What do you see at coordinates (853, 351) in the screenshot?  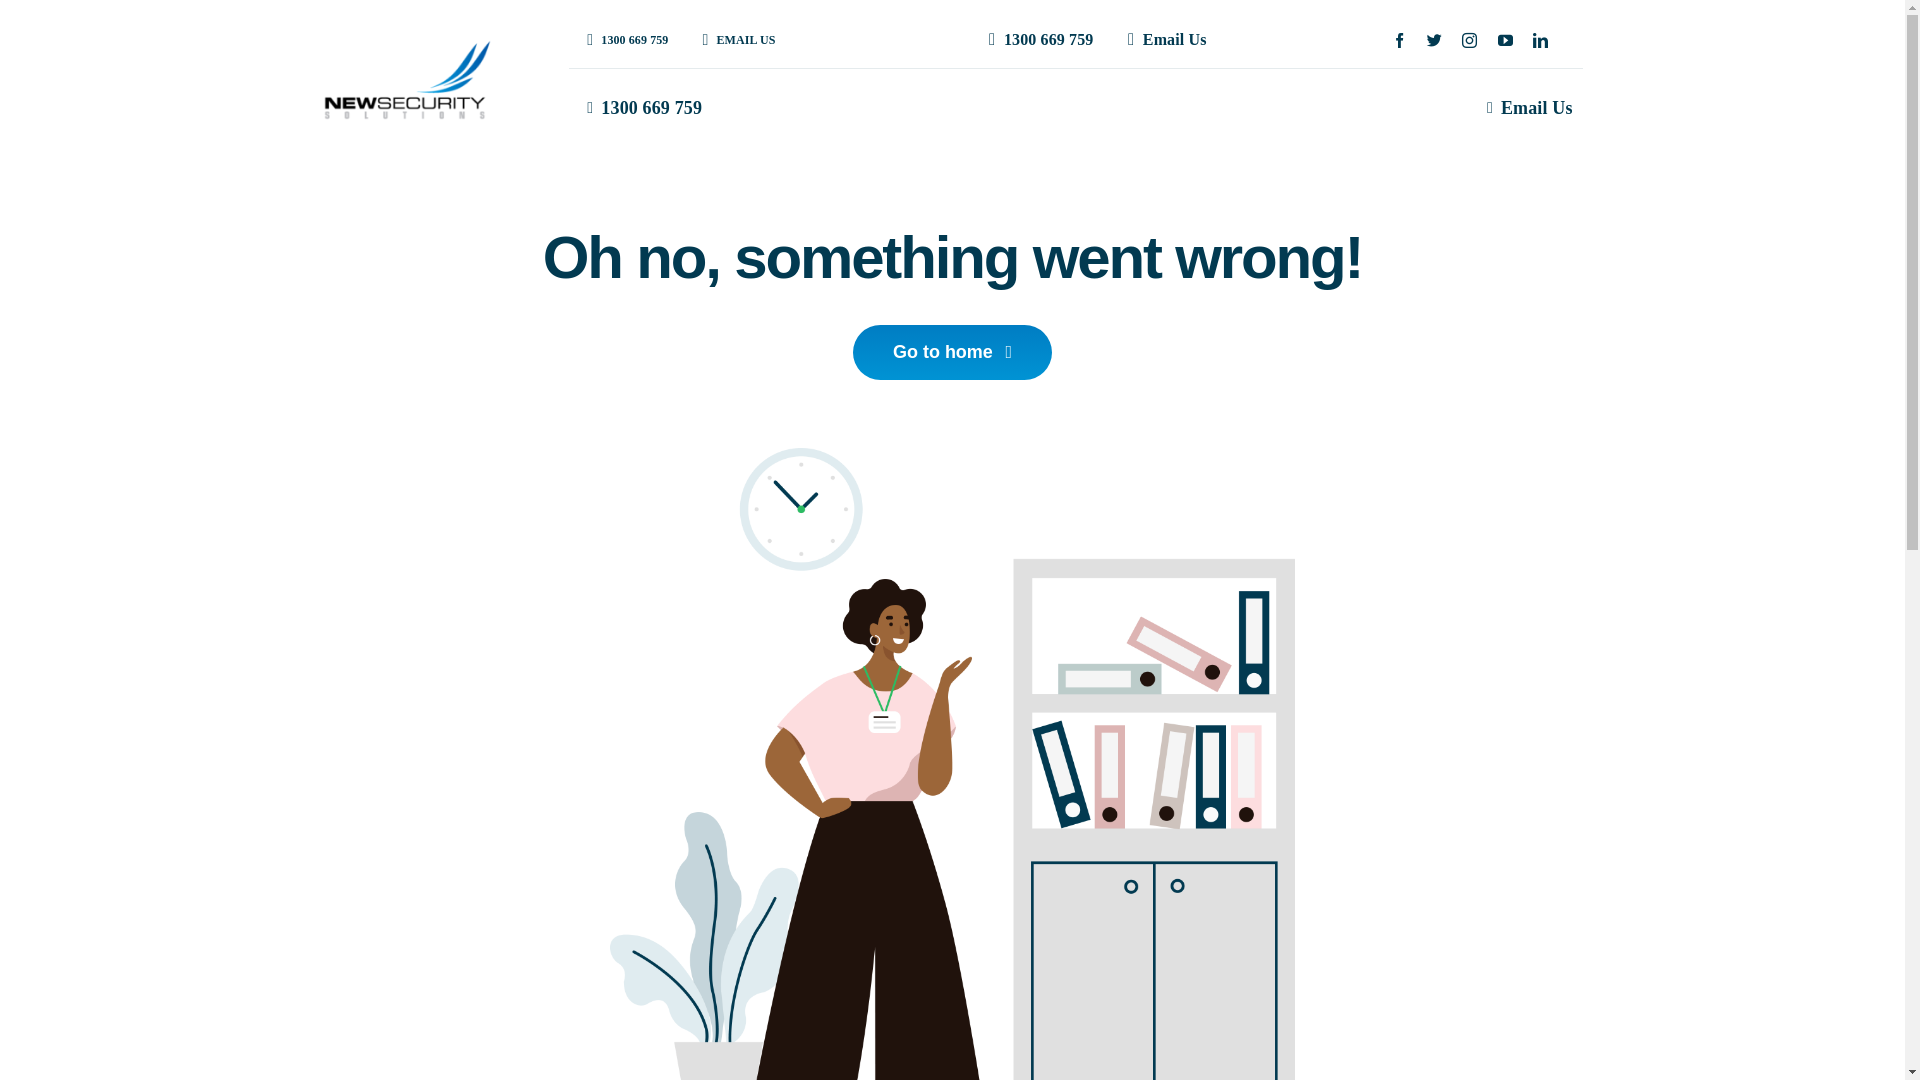 I see `'Go to home'` at bounding box center [853, 351].